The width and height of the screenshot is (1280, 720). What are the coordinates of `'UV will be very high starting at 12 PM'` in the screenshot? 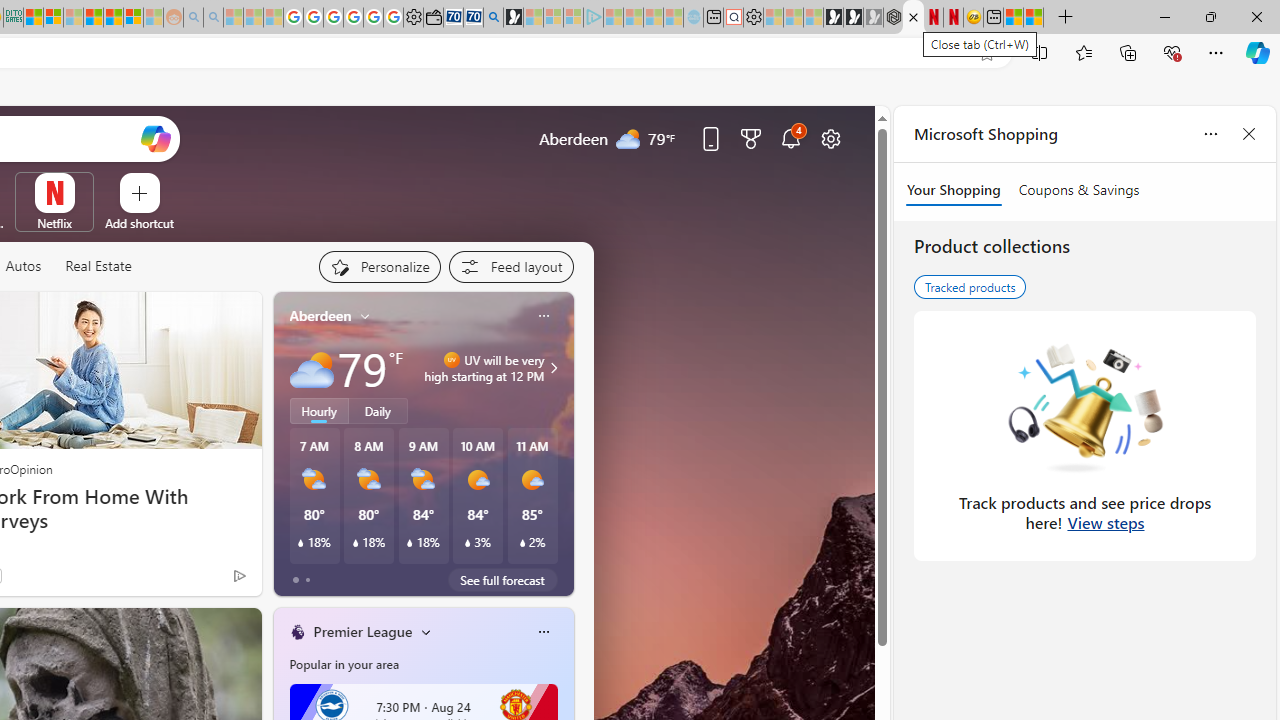 It's located at (551, 367).